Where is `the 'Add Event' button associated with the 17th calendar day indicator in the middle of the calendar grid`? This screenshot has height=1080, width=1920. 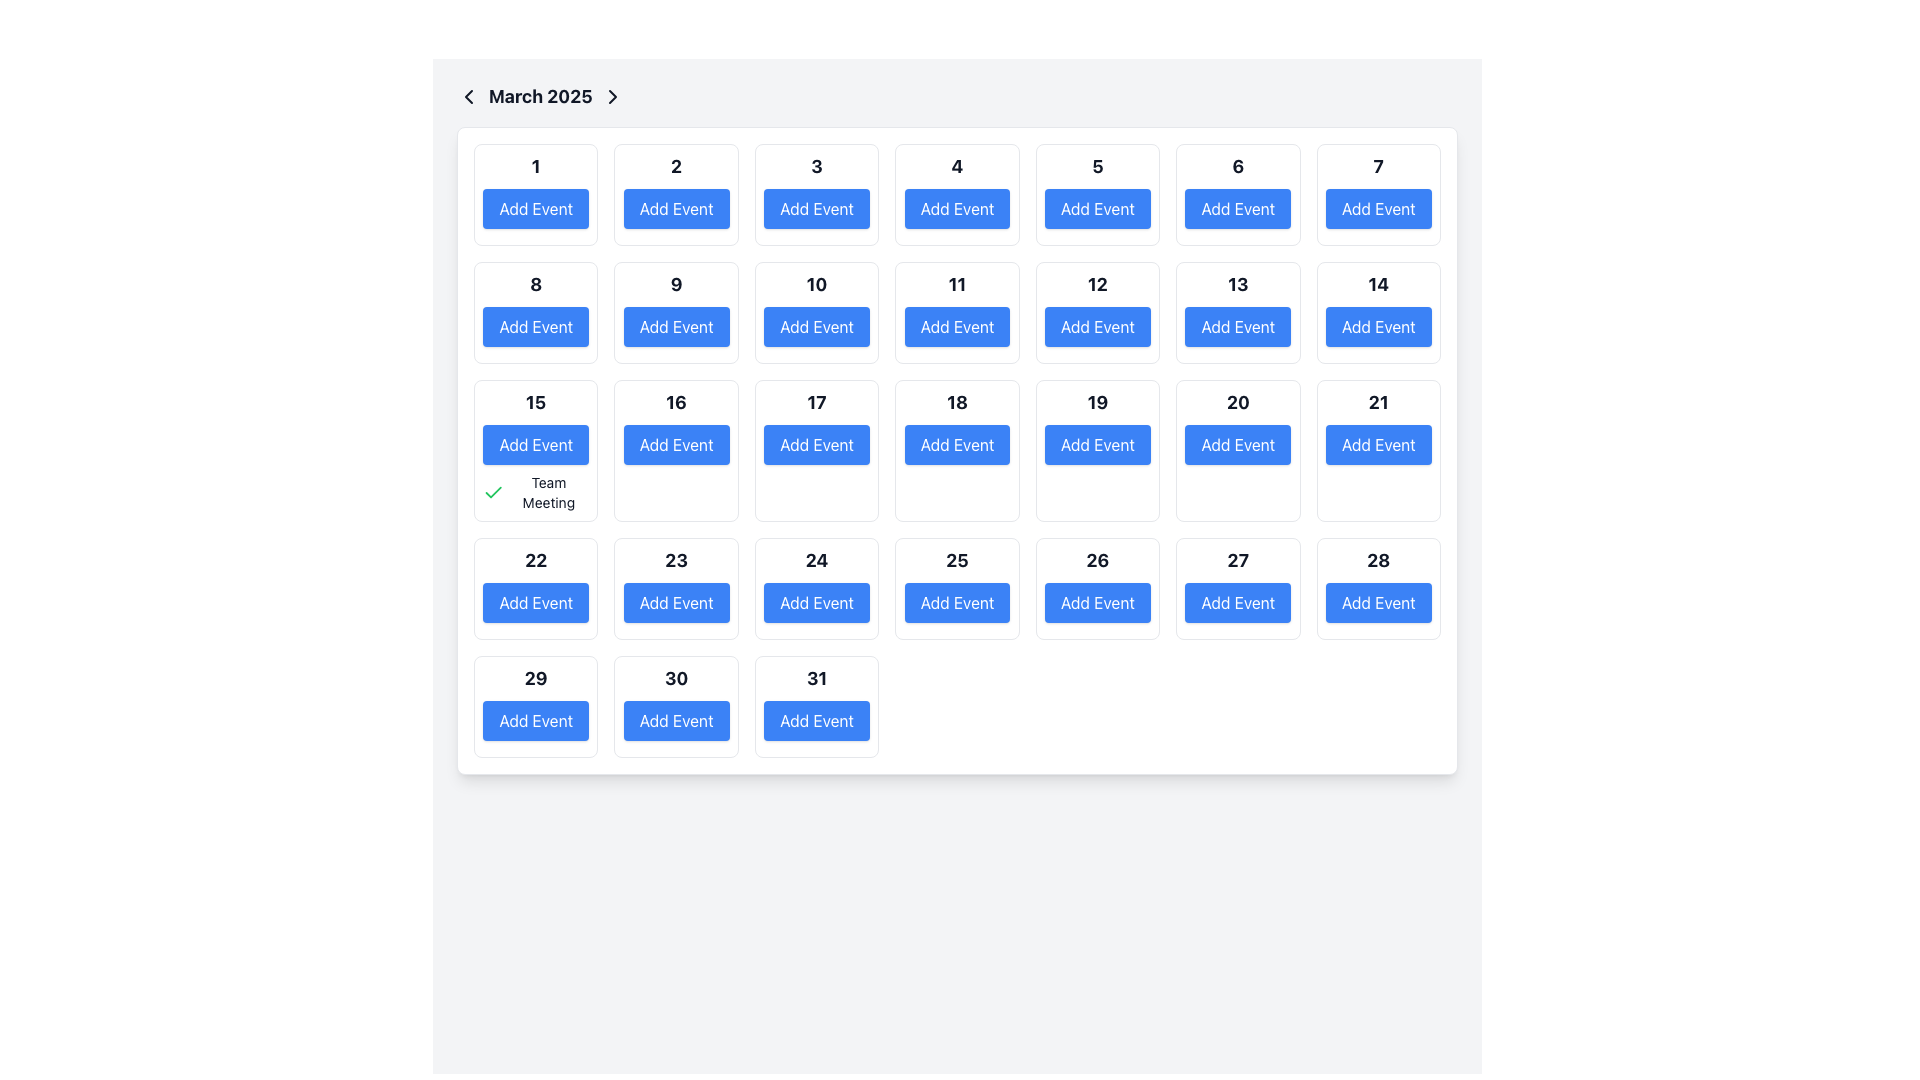 the 'Add Event' button associated with the 17th calendar day indicator in the middle of the calendar grid is located at coordinates (817, 451).